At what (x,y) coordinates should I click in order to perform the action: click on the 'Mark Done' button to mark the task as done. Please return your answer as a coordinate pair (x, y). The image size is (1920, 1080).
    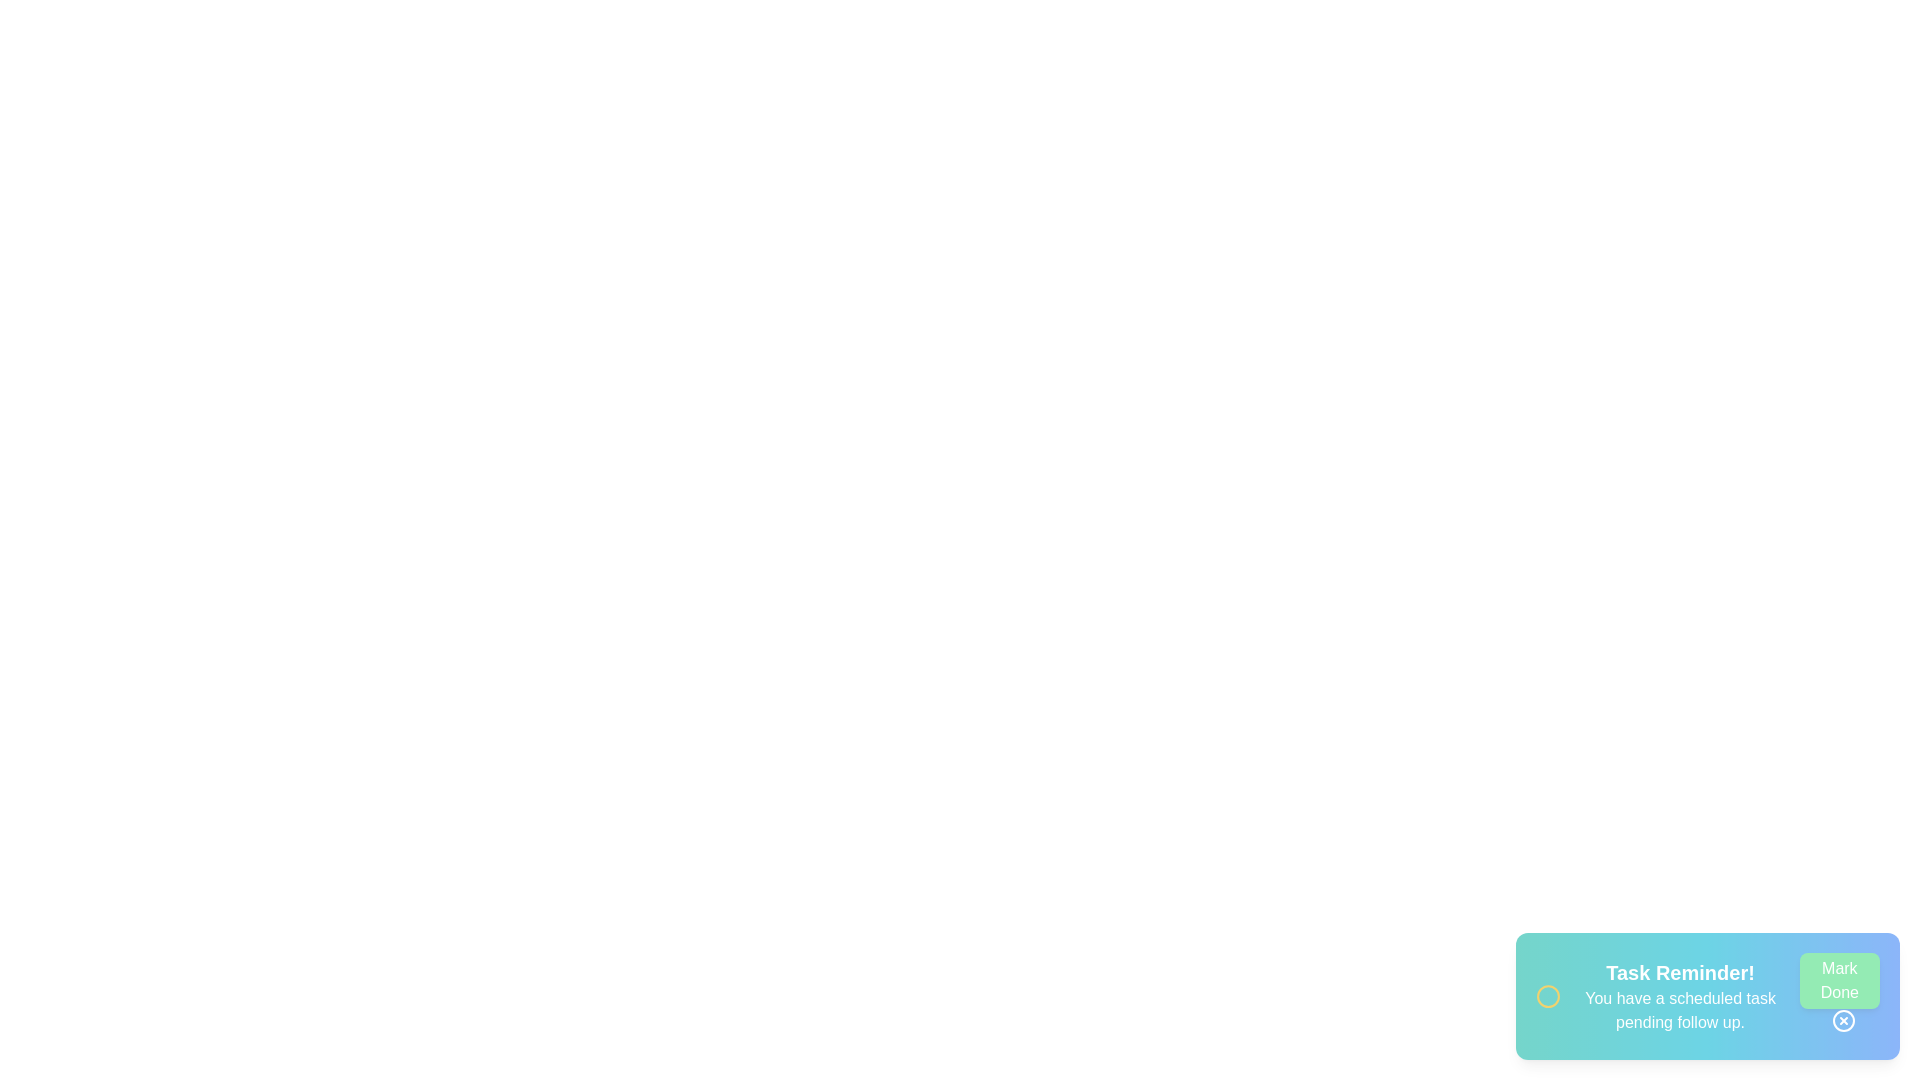
    Looking at the image, I should click on (1839, 979).